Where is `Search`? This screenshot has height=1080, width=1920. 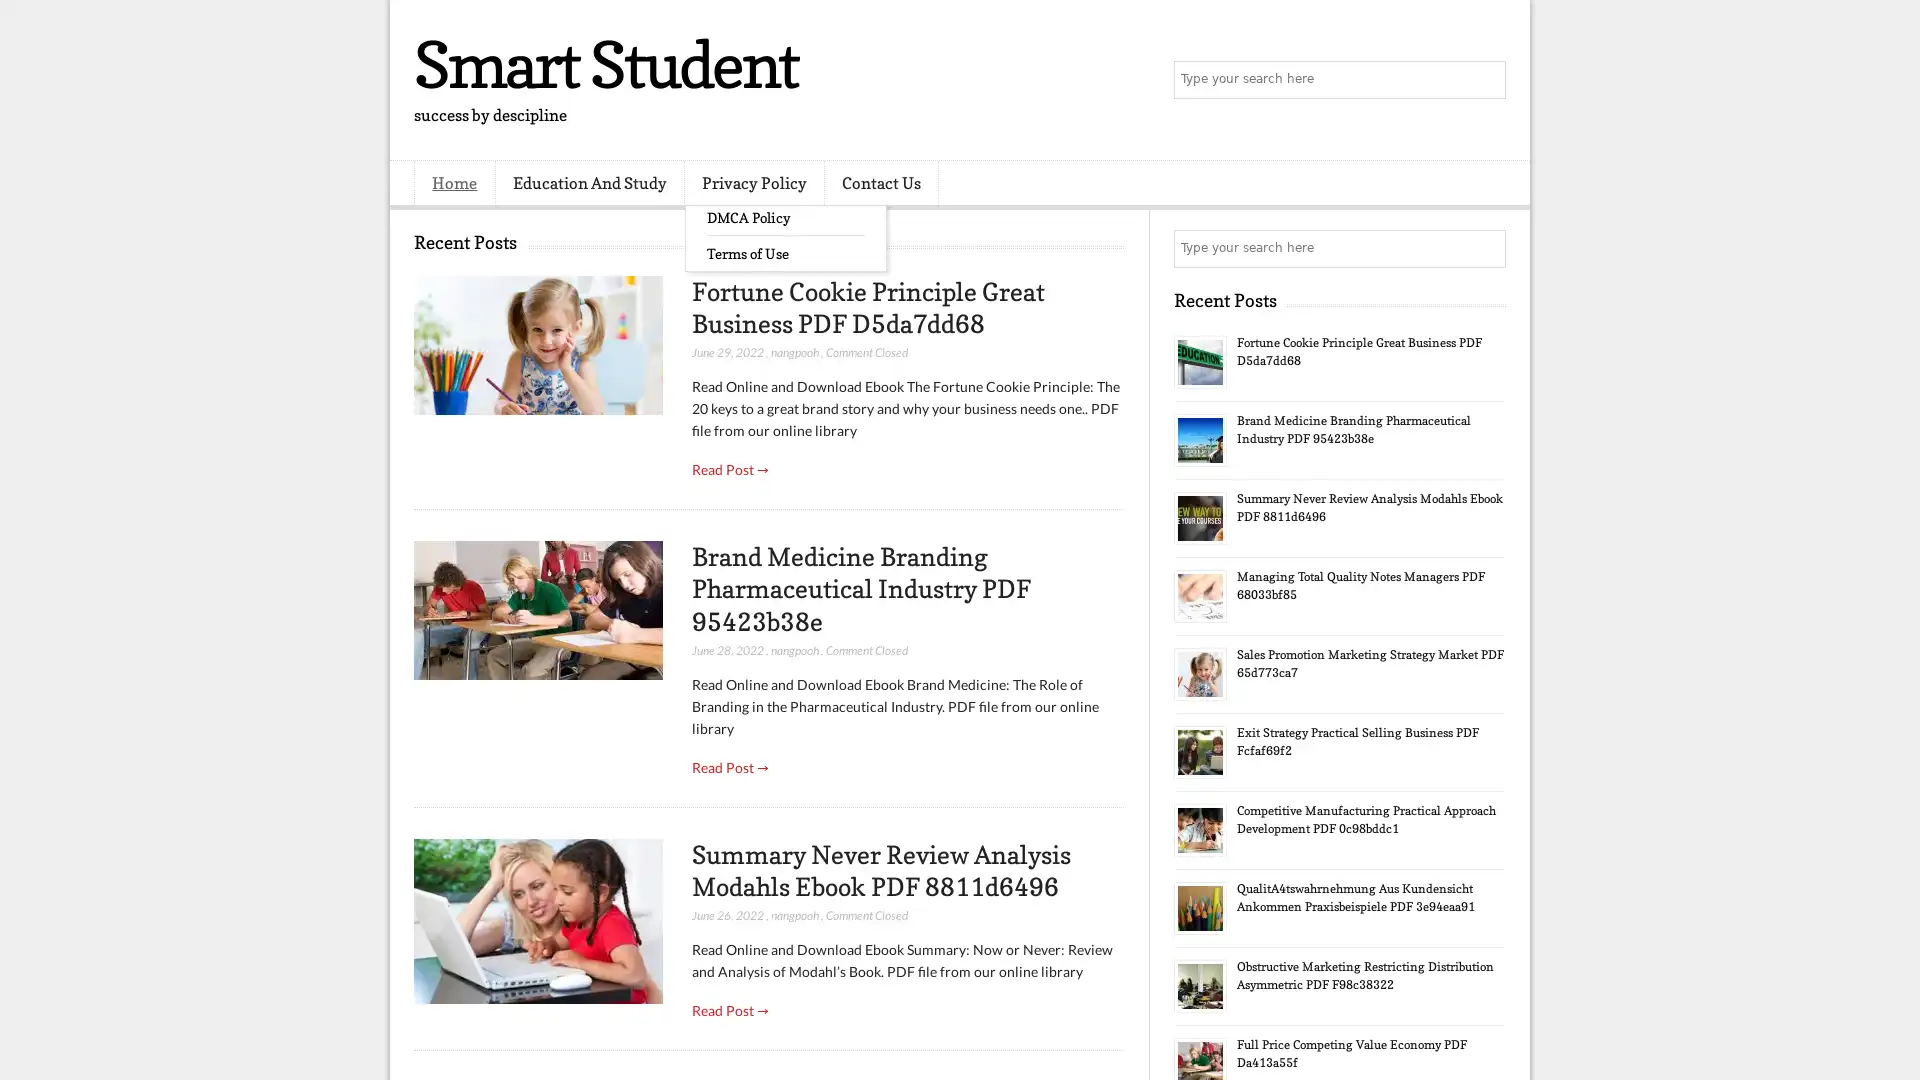 Search is located at coordinates (1485, 80).